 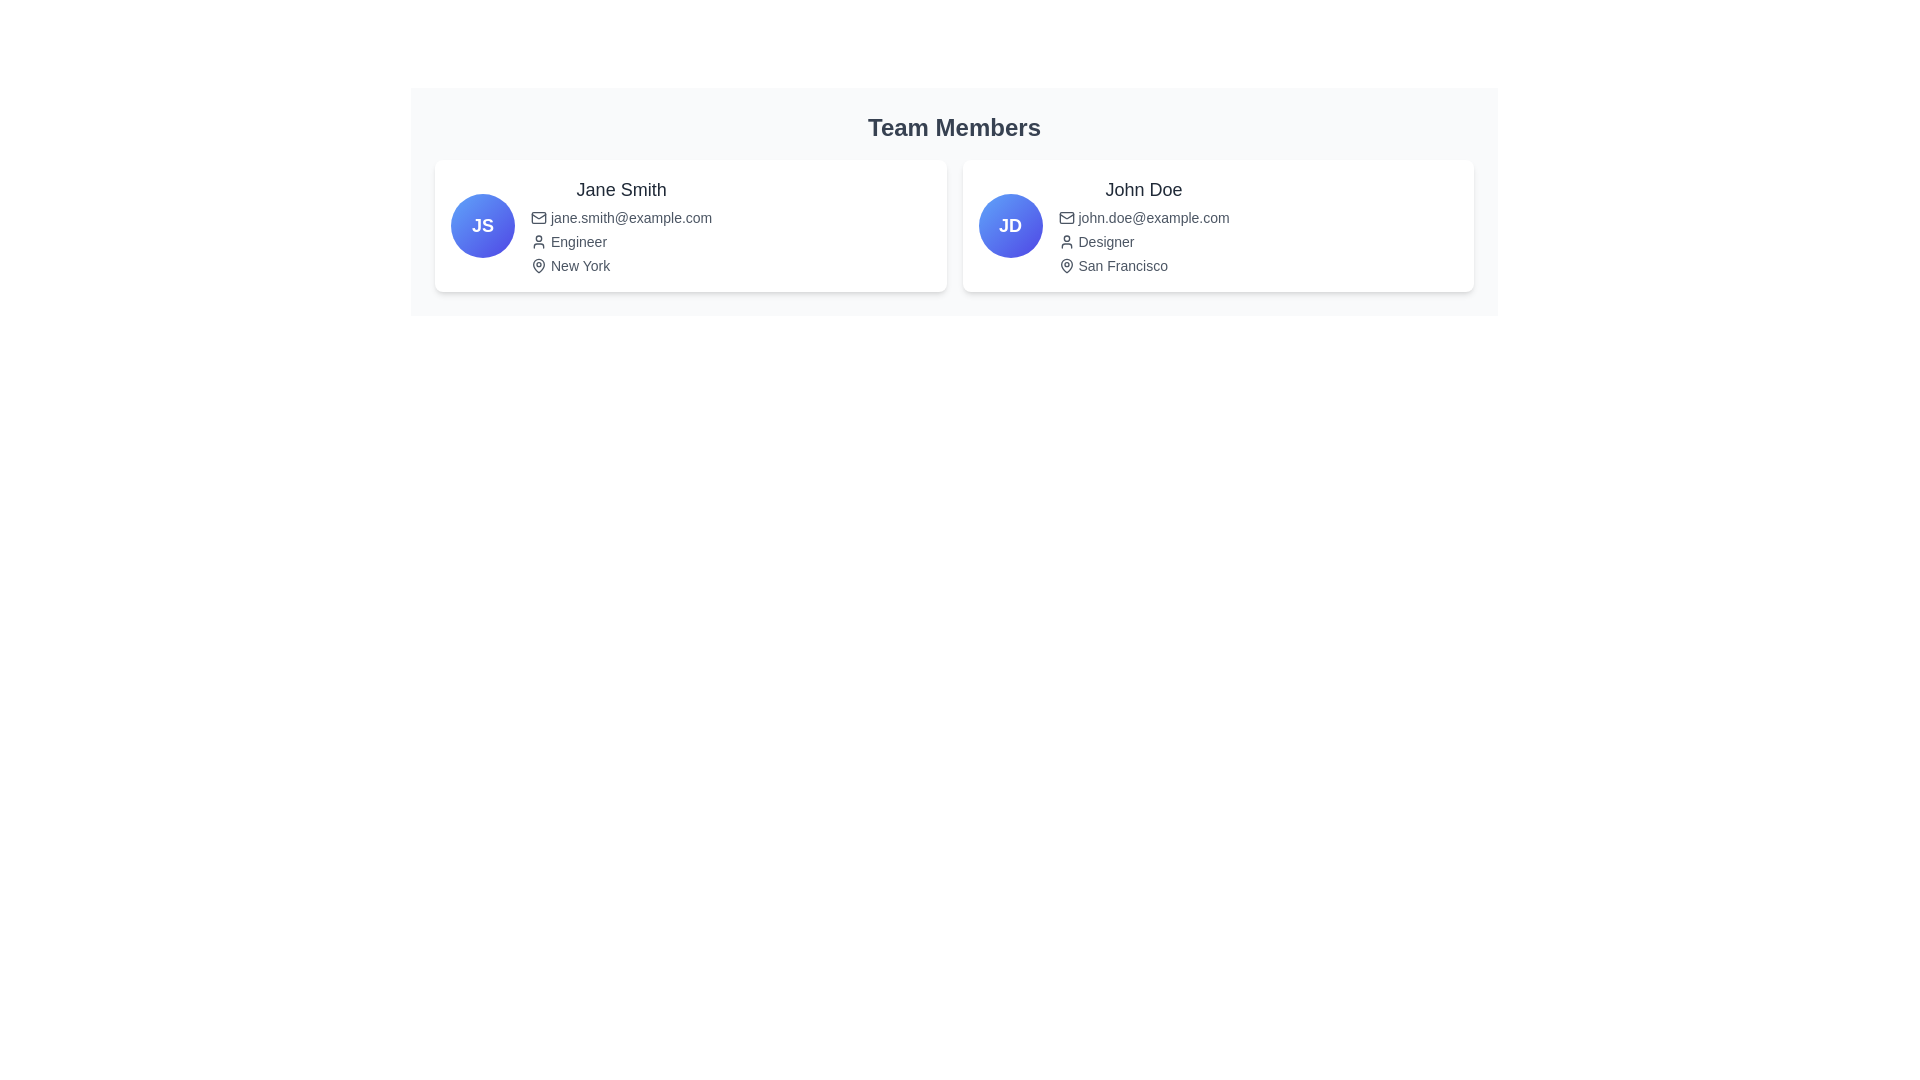 I want to click on email address displayed in small gray font below the name 'Jane Smith' and above the role 'Engineer', so click(x=620, y=218).